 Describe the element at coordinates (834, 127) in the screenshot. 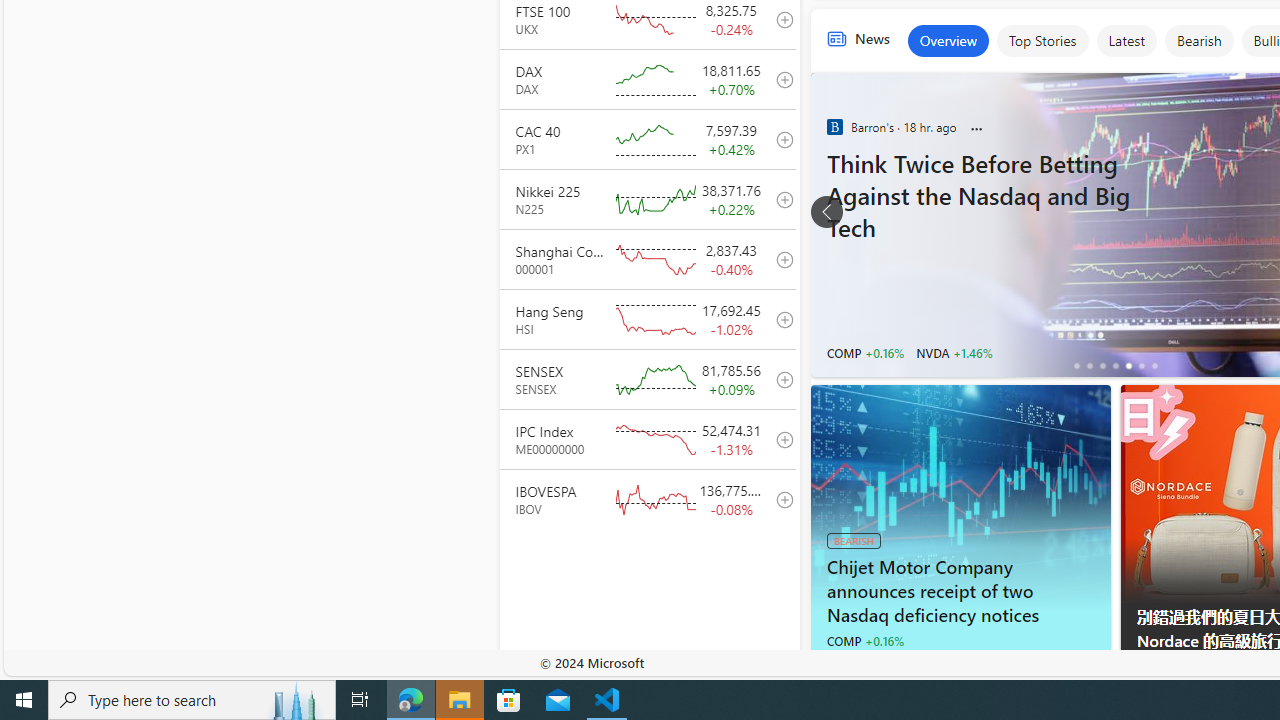

I see `'Barron'` at that location.